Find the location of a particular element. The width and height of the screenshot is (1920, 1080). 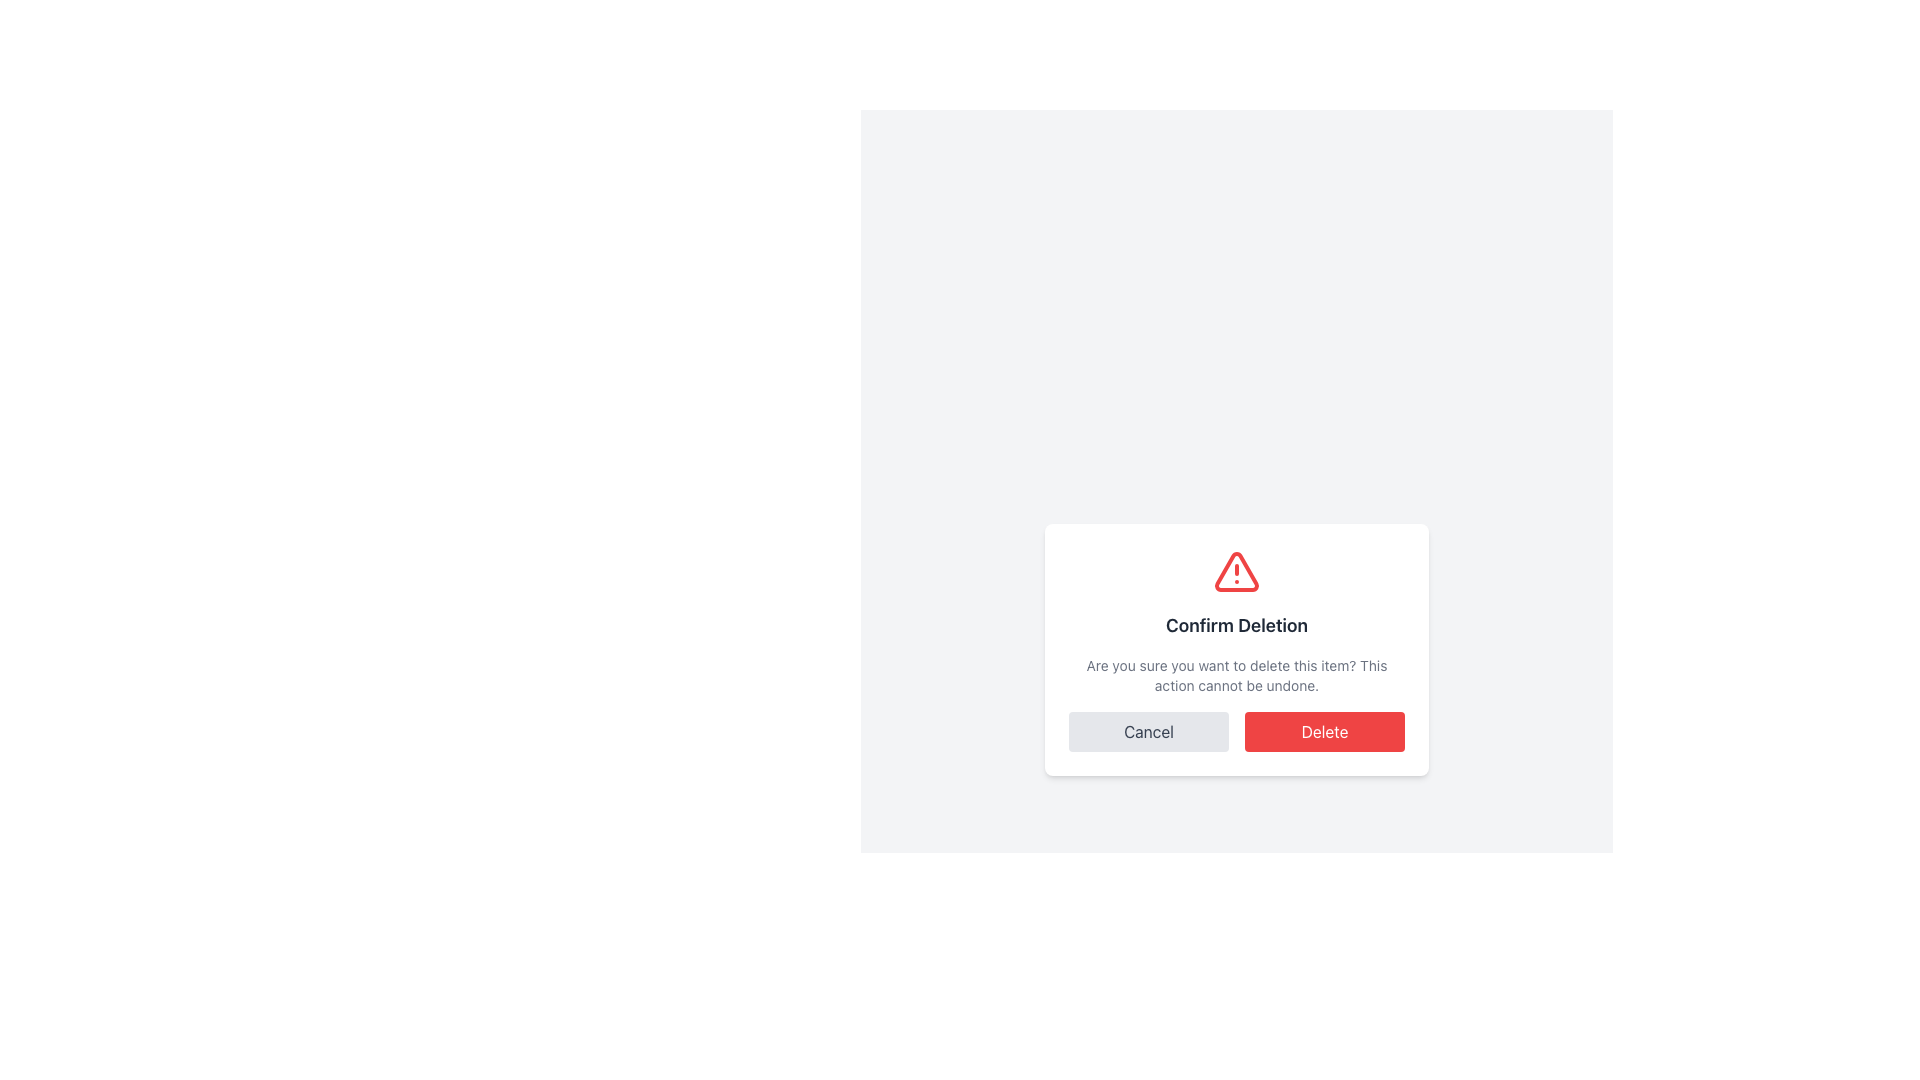

the 'Cancel' button, which is a rectangular button with a light gray background and dark gray text, located at the bottom left of the dialog box is located at coordinates (1148, 732).